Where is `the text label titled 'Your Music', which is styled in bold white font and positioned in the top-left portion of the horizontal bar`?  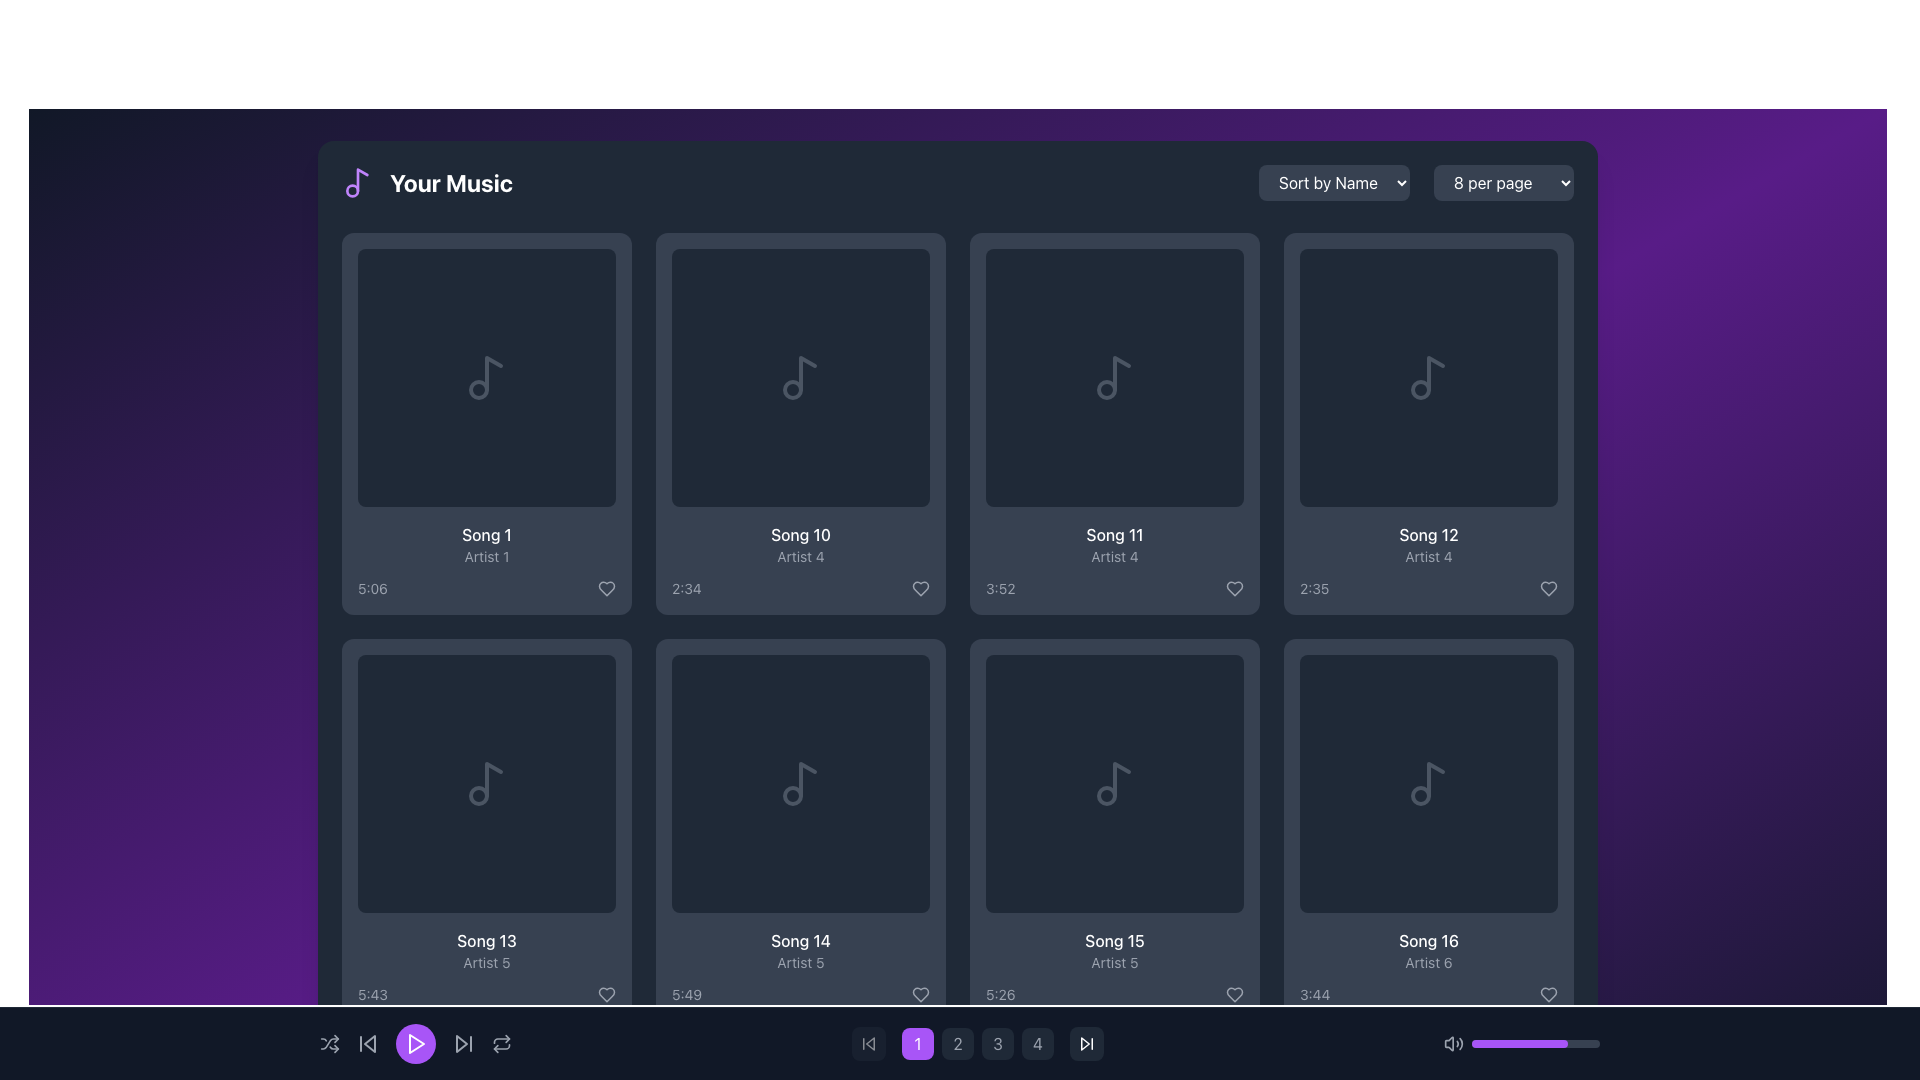 the text label titled 'Your Music', which is styled in bold white font and positioned in the top-left portion of the horizontal bar is located at coordinates (426, 182).